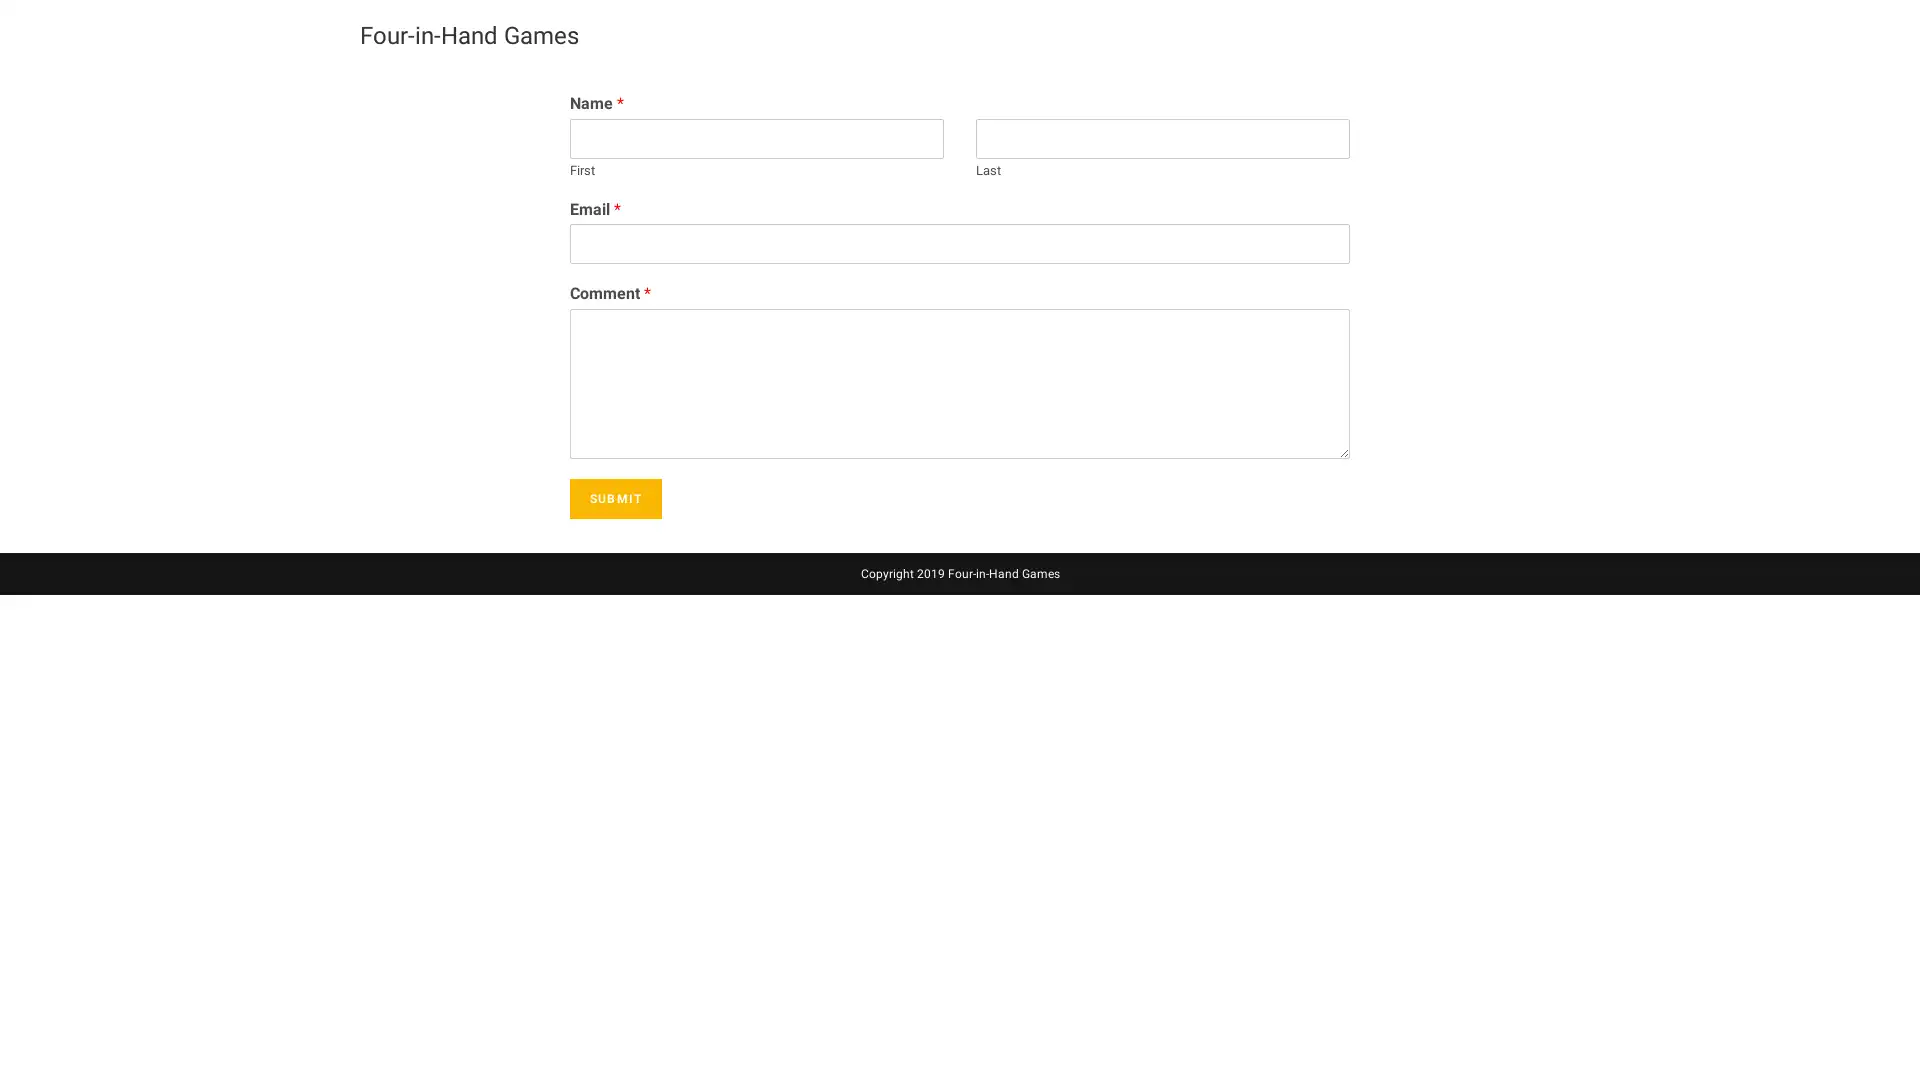 The image size is (1920, 1080). What do you see at coordinates (614, 497) in the screenshot?
I see `SUBMIT` at bounding box center [614, 497].